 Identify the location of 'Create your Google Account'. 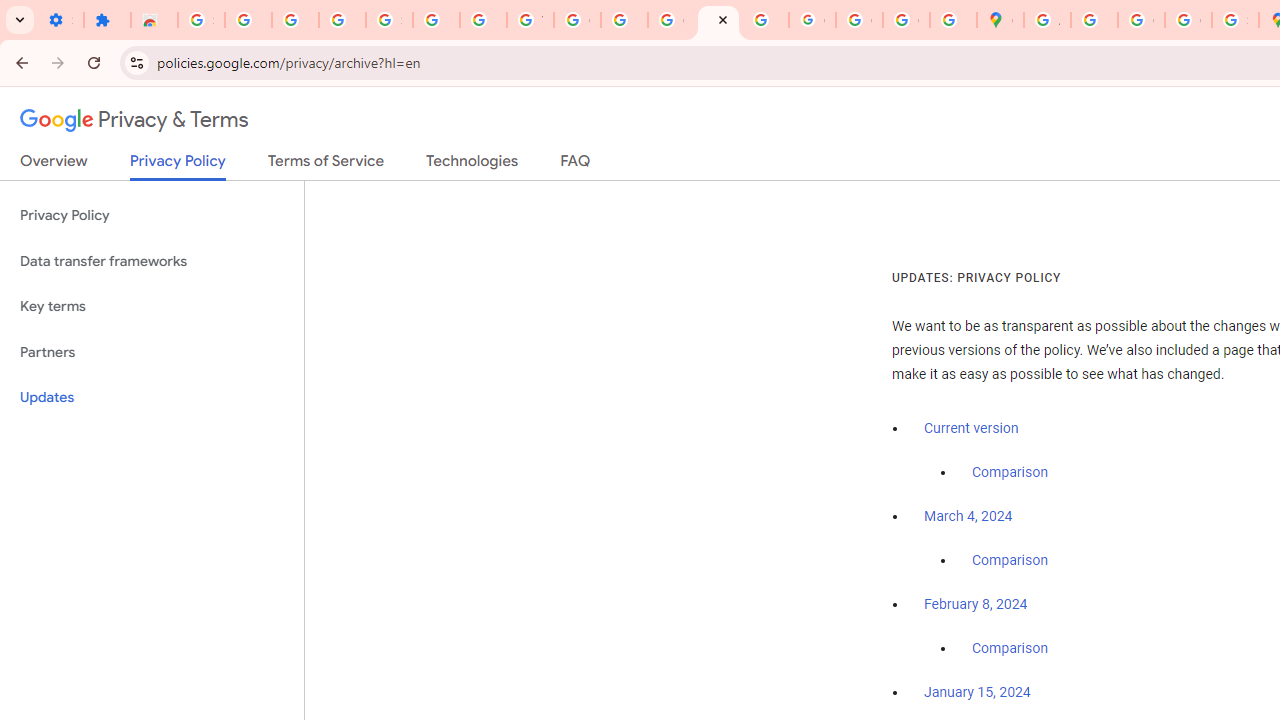
(1141, 20).